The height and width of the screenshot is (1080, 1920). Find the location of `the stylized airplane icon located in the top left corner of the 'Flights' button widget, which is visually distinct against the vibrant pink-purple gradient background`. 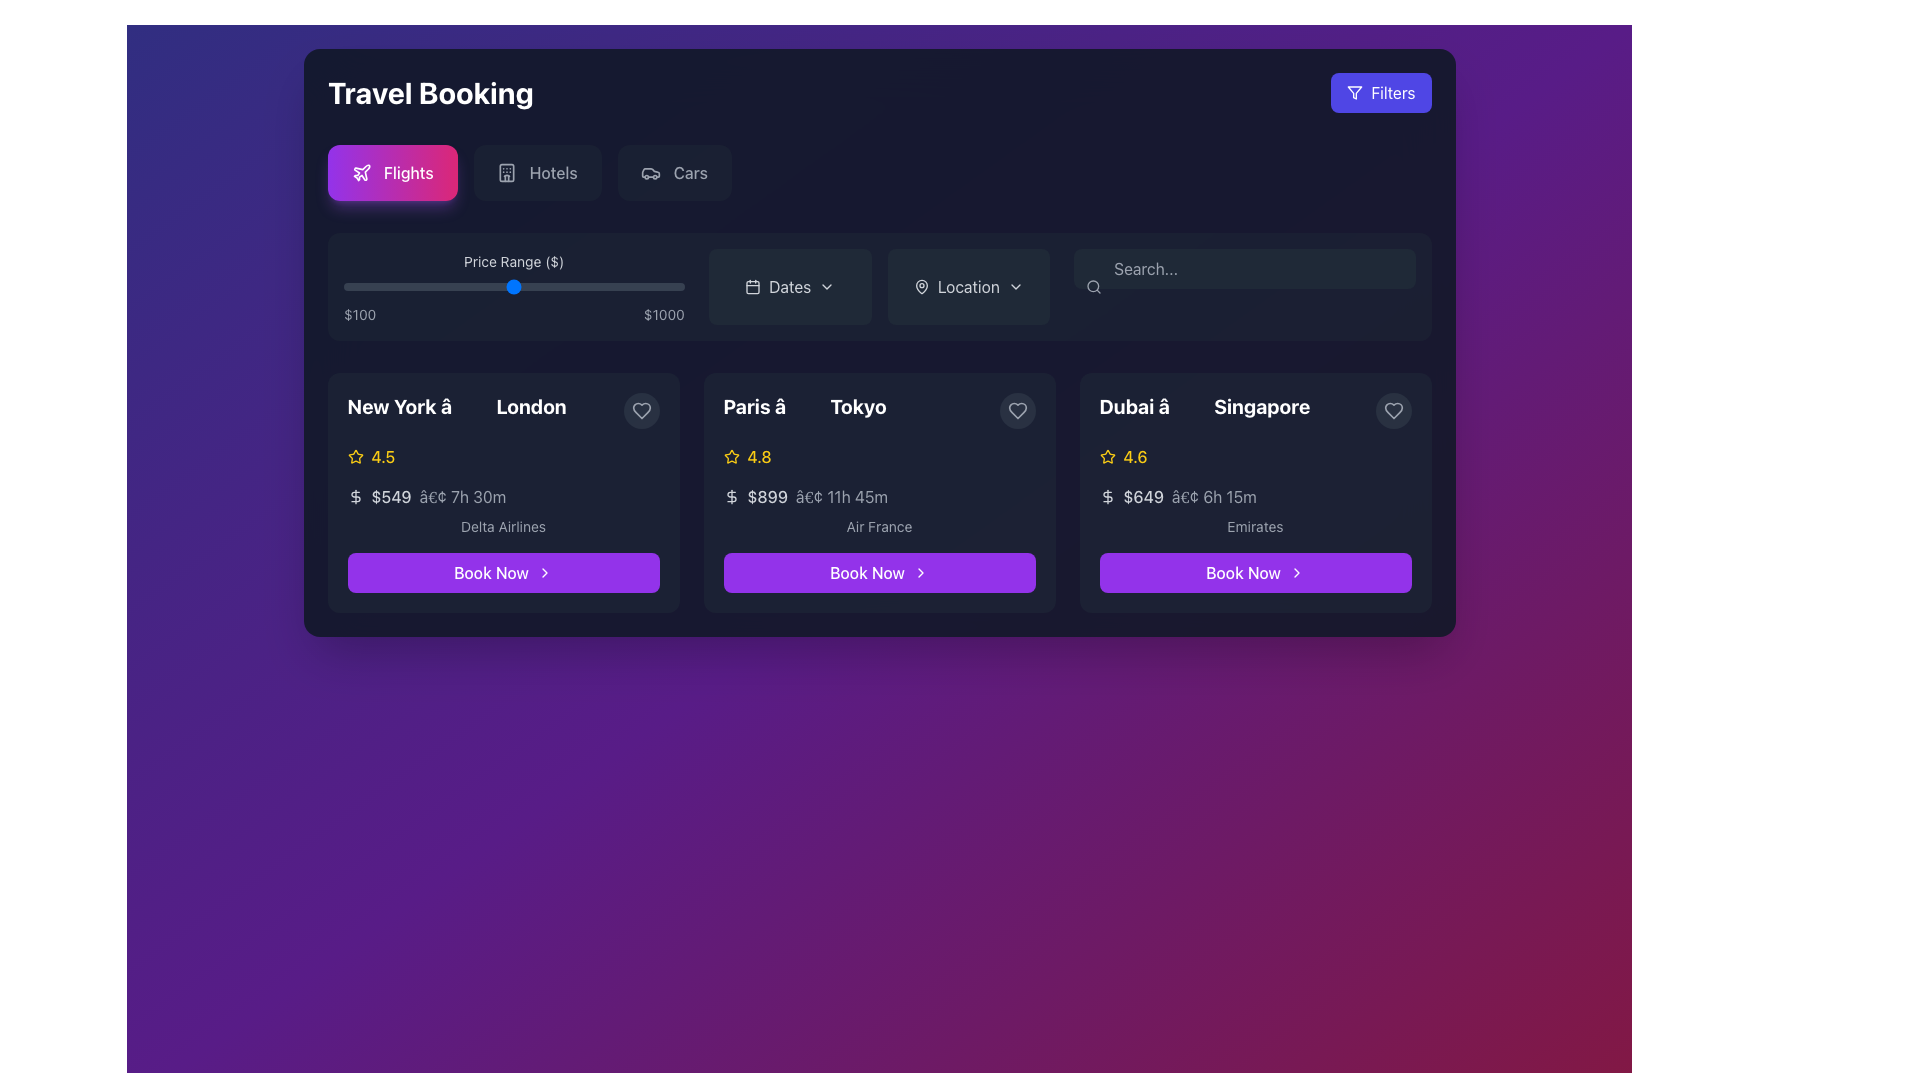

the stylized airplane icon located in the top left corner of the 'Flights' button widget, which is visually distinct against the vibrant pink-purple gradient background is located at coordinates (361, 172).